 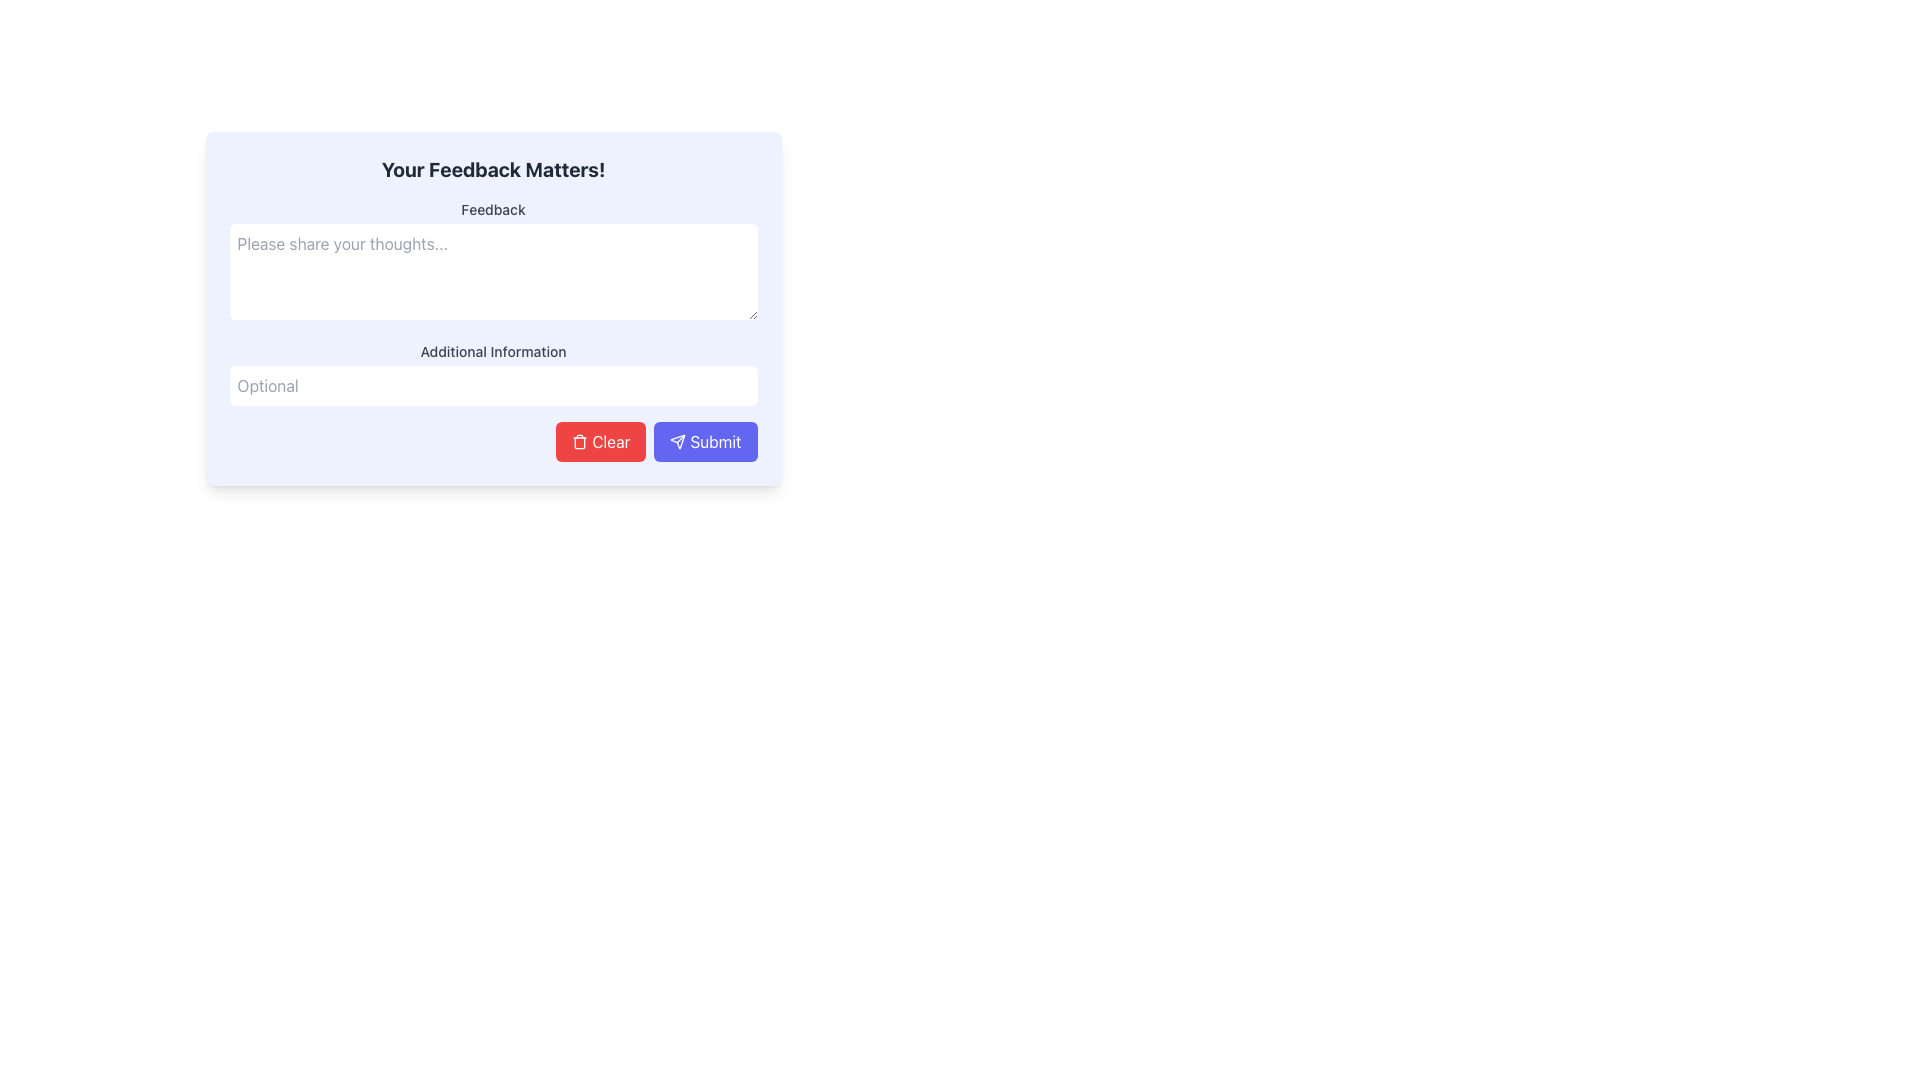 What do you see at coordinates (705, 441) in the screenshot?
I see `the rectangular blue 'Submit' button with rounded corners and white text` at bounding box center [705, 441].